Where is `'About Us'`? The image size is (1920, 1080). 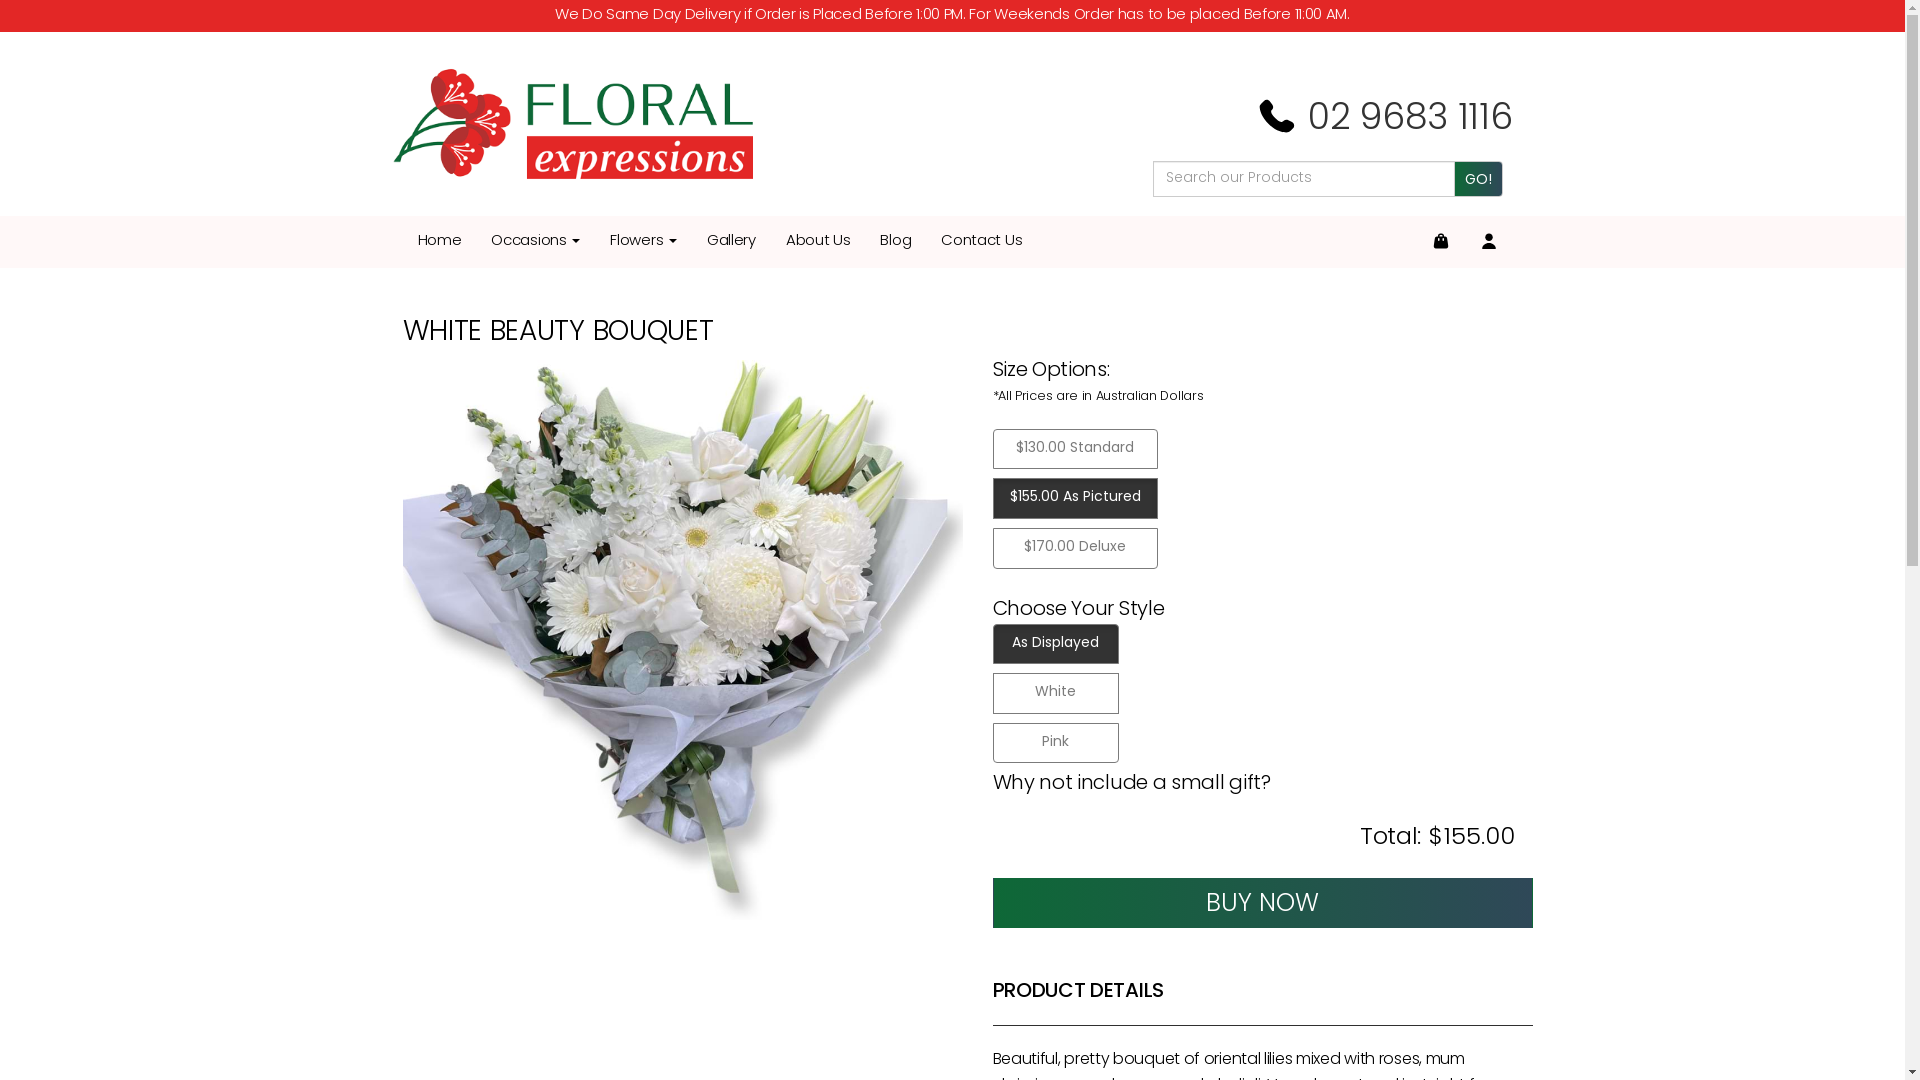 'About Us' is located at coordinates (818, 241).